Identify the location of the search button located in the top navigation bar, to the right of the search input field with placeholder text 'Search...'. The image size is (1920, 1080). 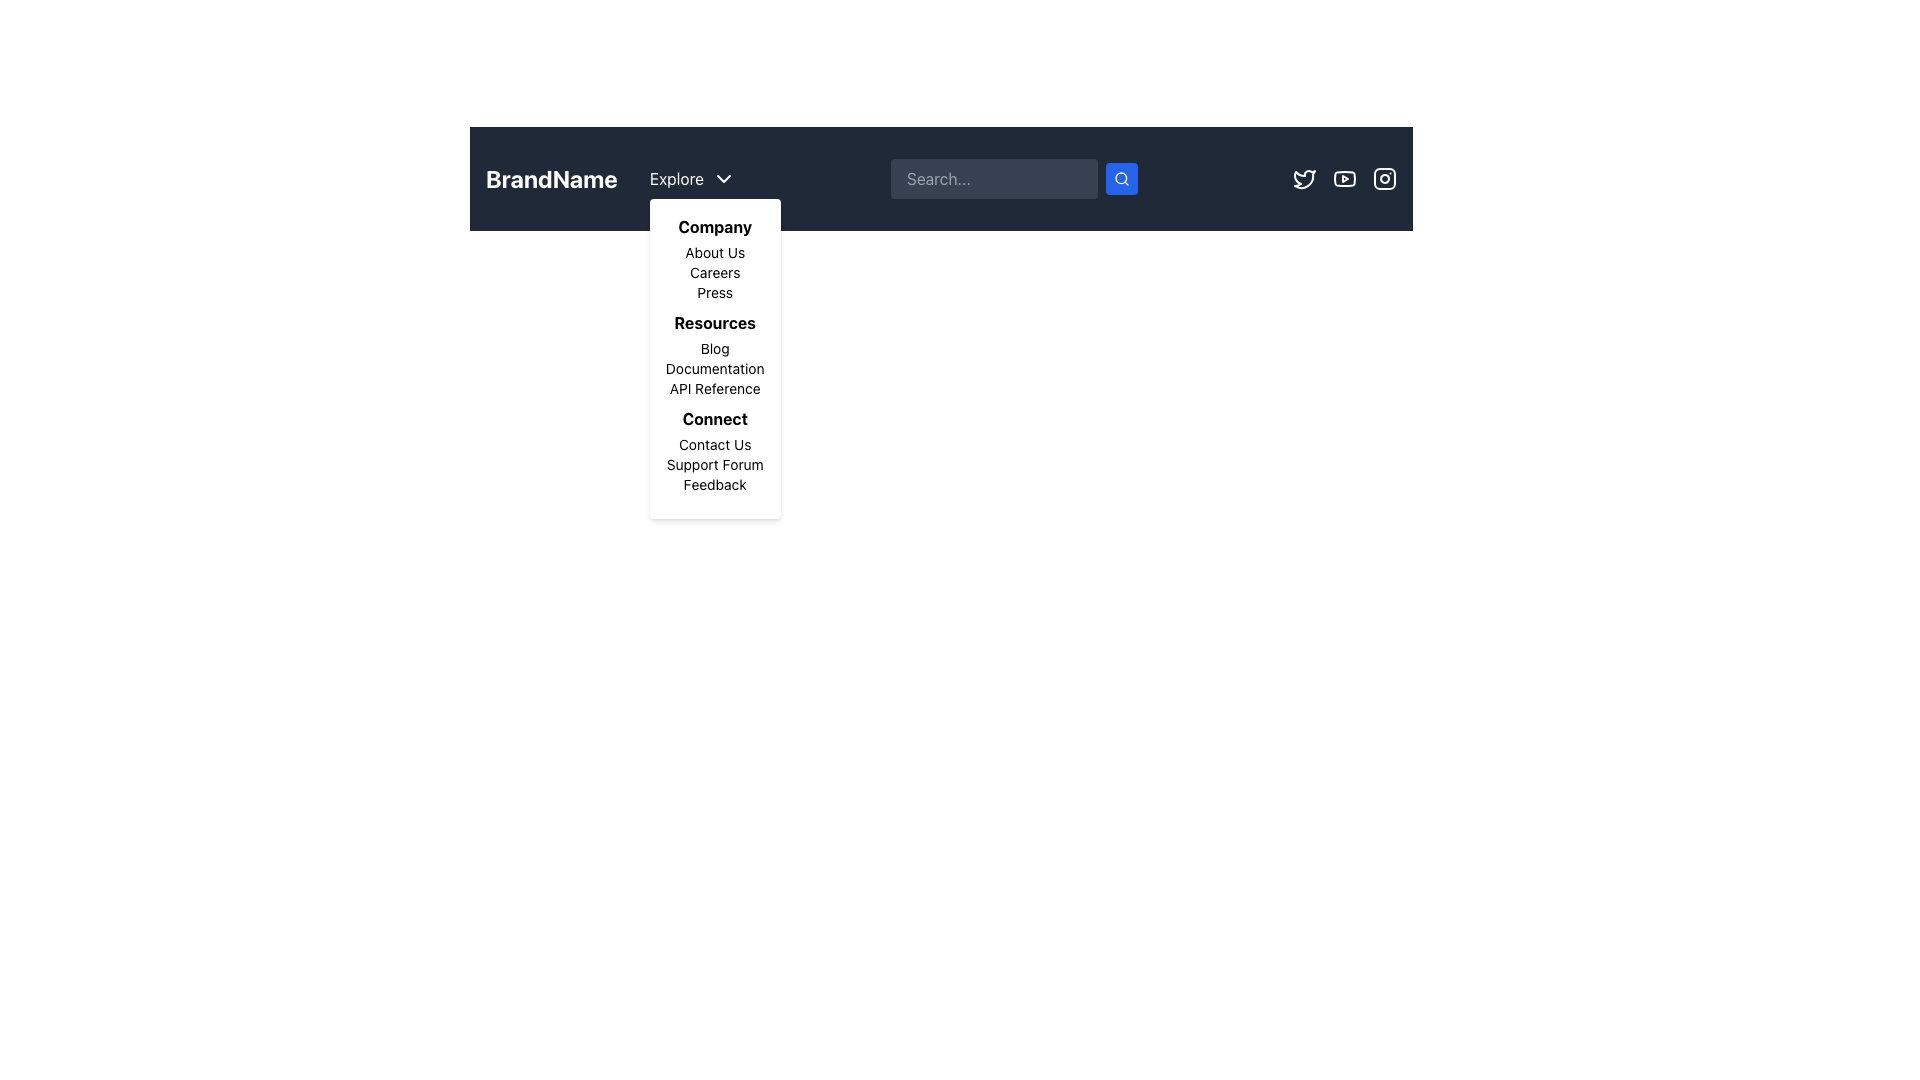
(1121, 177).